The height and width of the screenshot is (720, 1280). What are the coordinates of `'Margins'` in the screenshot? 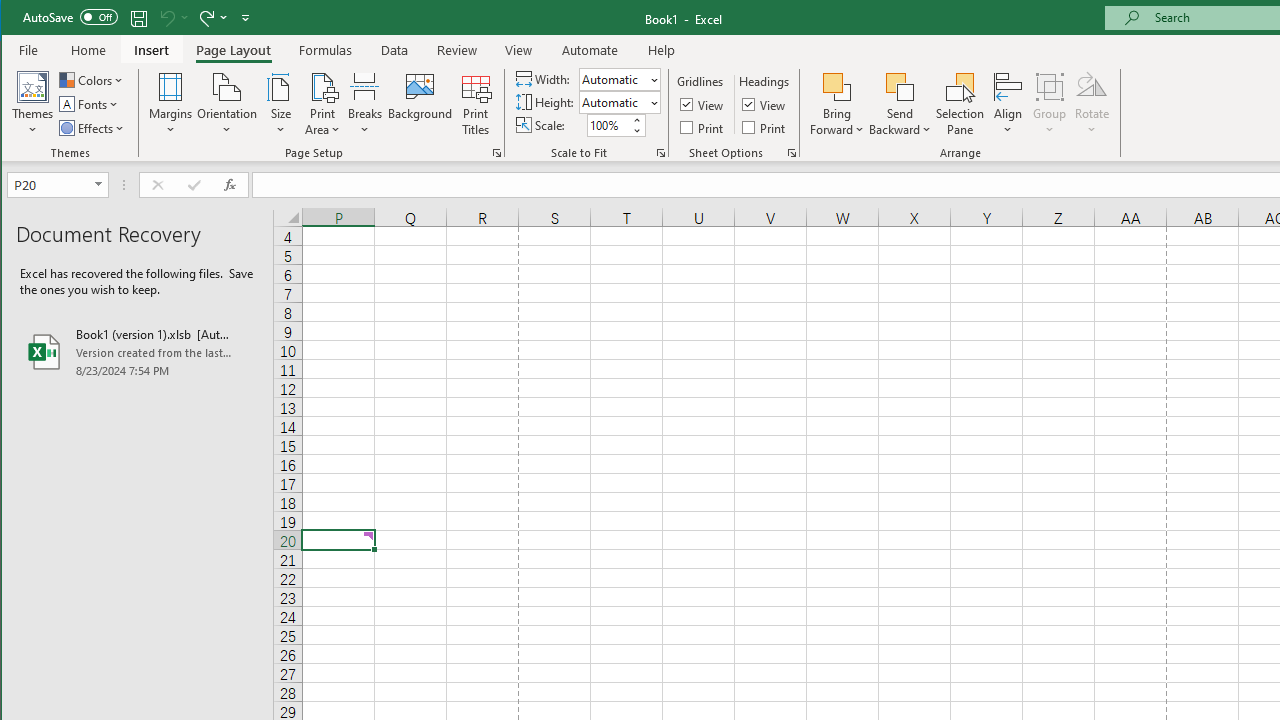 It's located at (170, 104).